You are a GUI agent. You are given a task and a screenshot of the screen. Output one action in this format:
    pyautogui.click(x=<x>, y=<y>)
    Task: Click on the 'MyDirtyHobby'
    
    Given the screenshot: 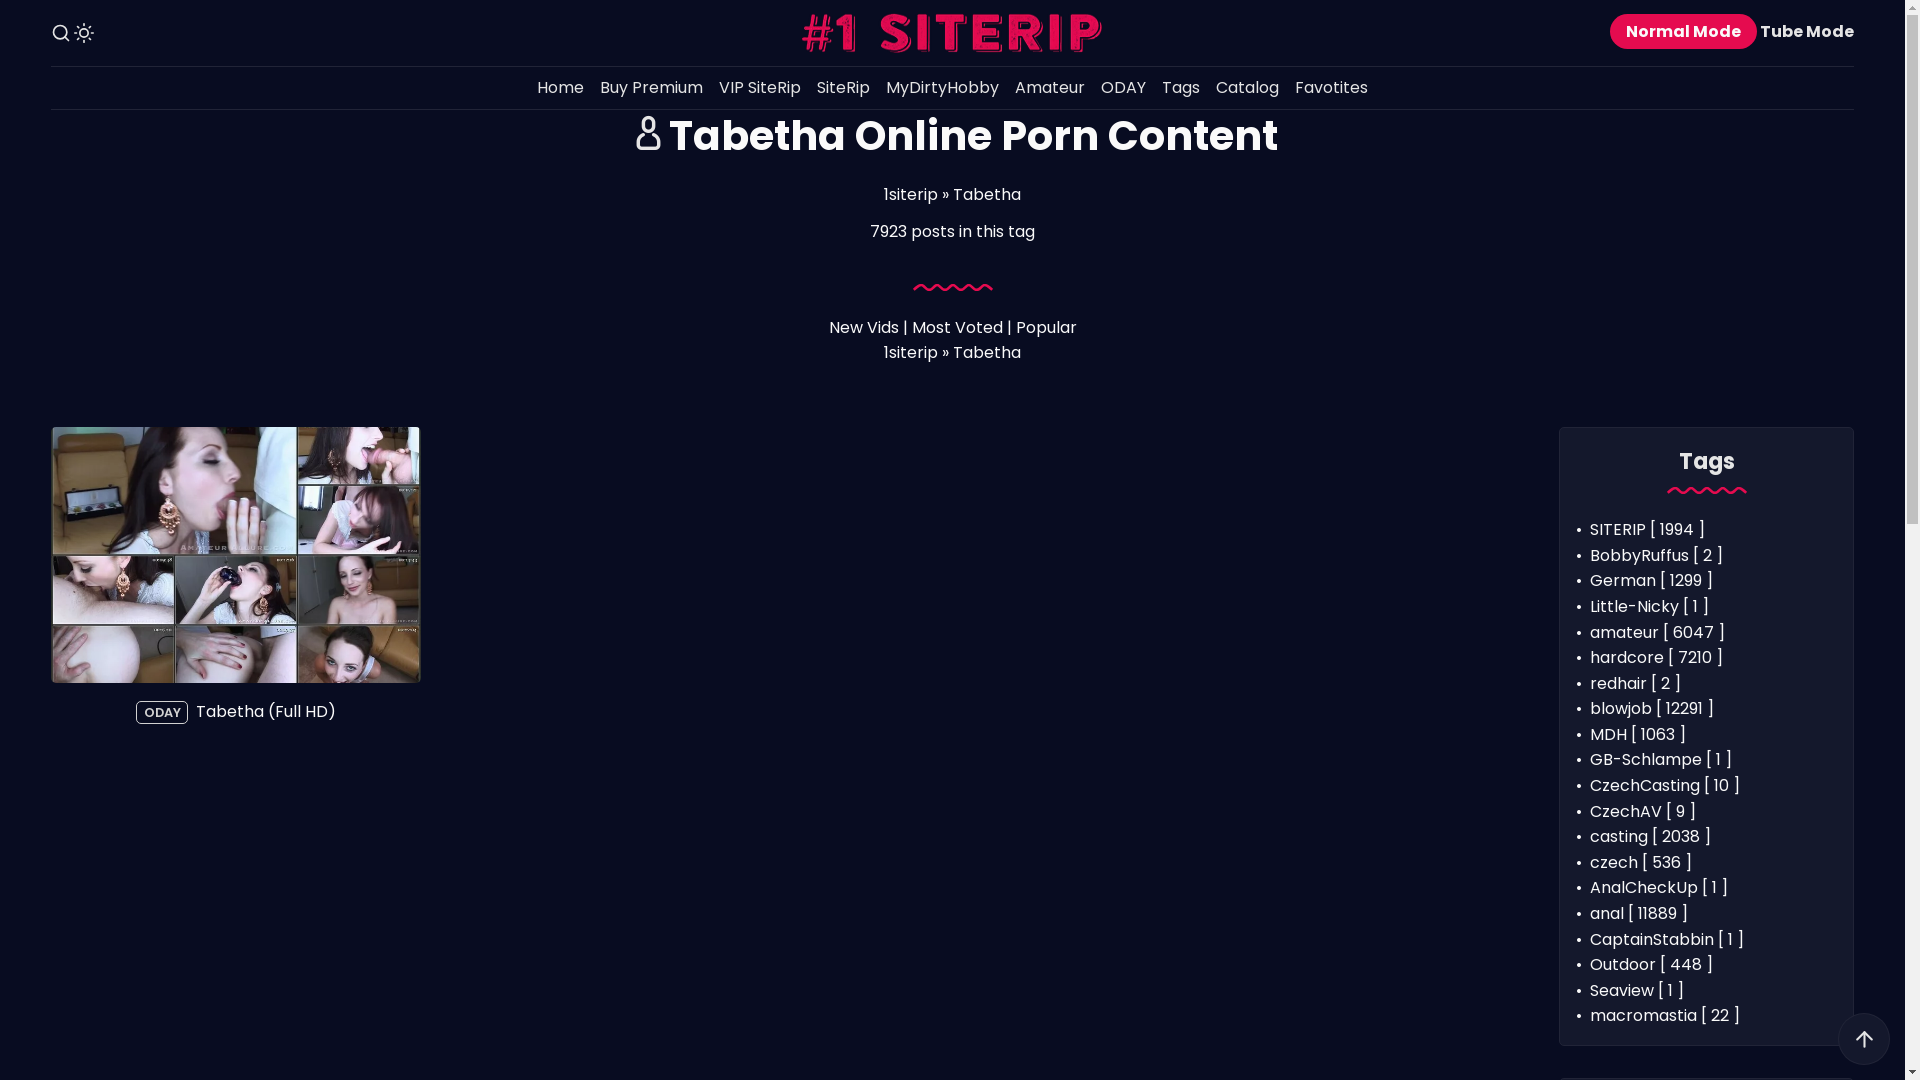 What is the action you would take?
    pyautogui.click(x=941, y=87)
    